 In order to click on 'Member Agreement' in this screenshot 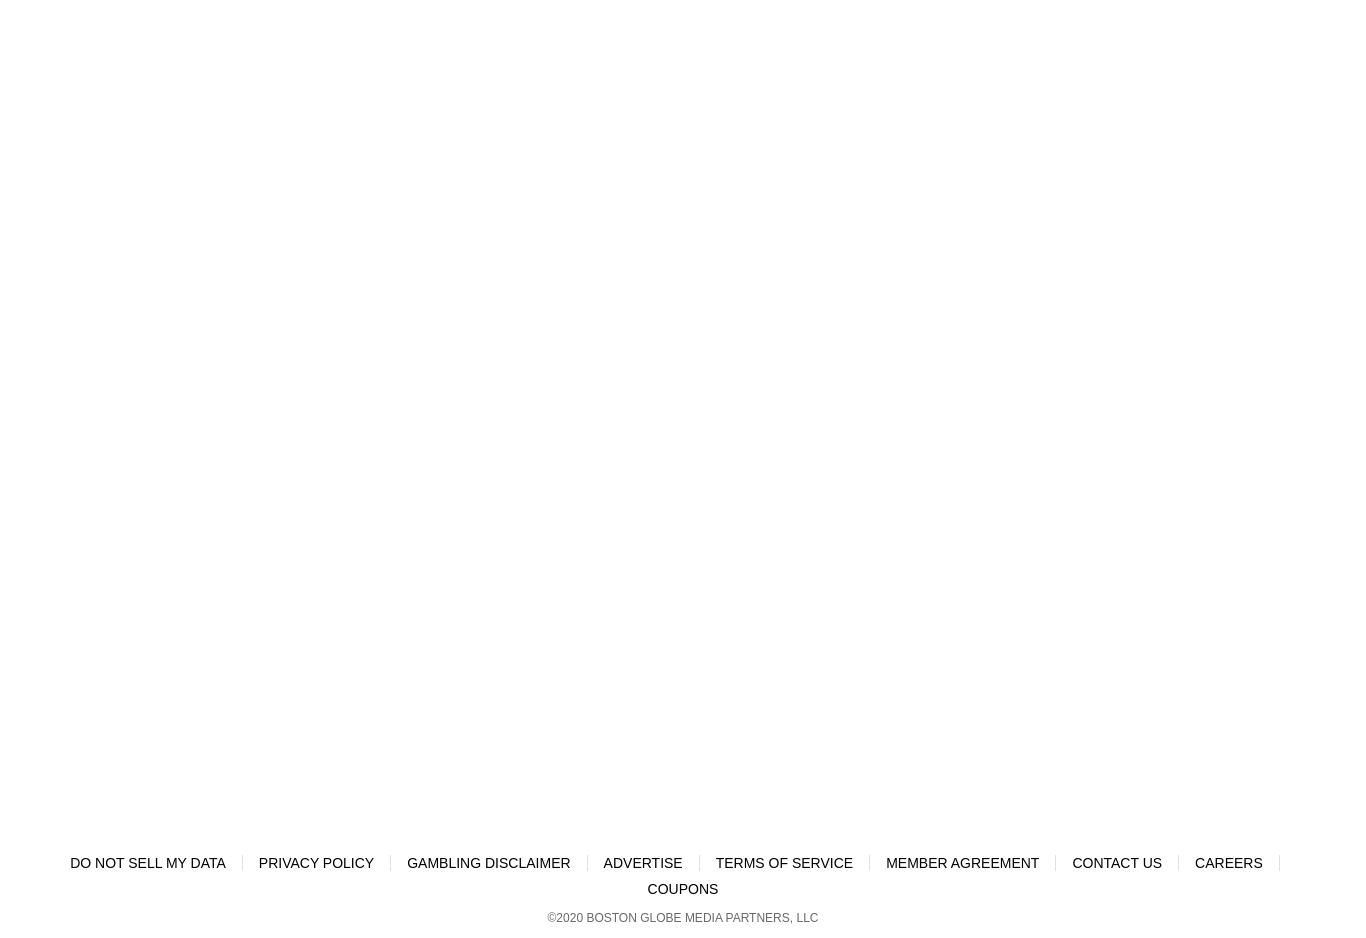, I will do `click(884, 861)`.